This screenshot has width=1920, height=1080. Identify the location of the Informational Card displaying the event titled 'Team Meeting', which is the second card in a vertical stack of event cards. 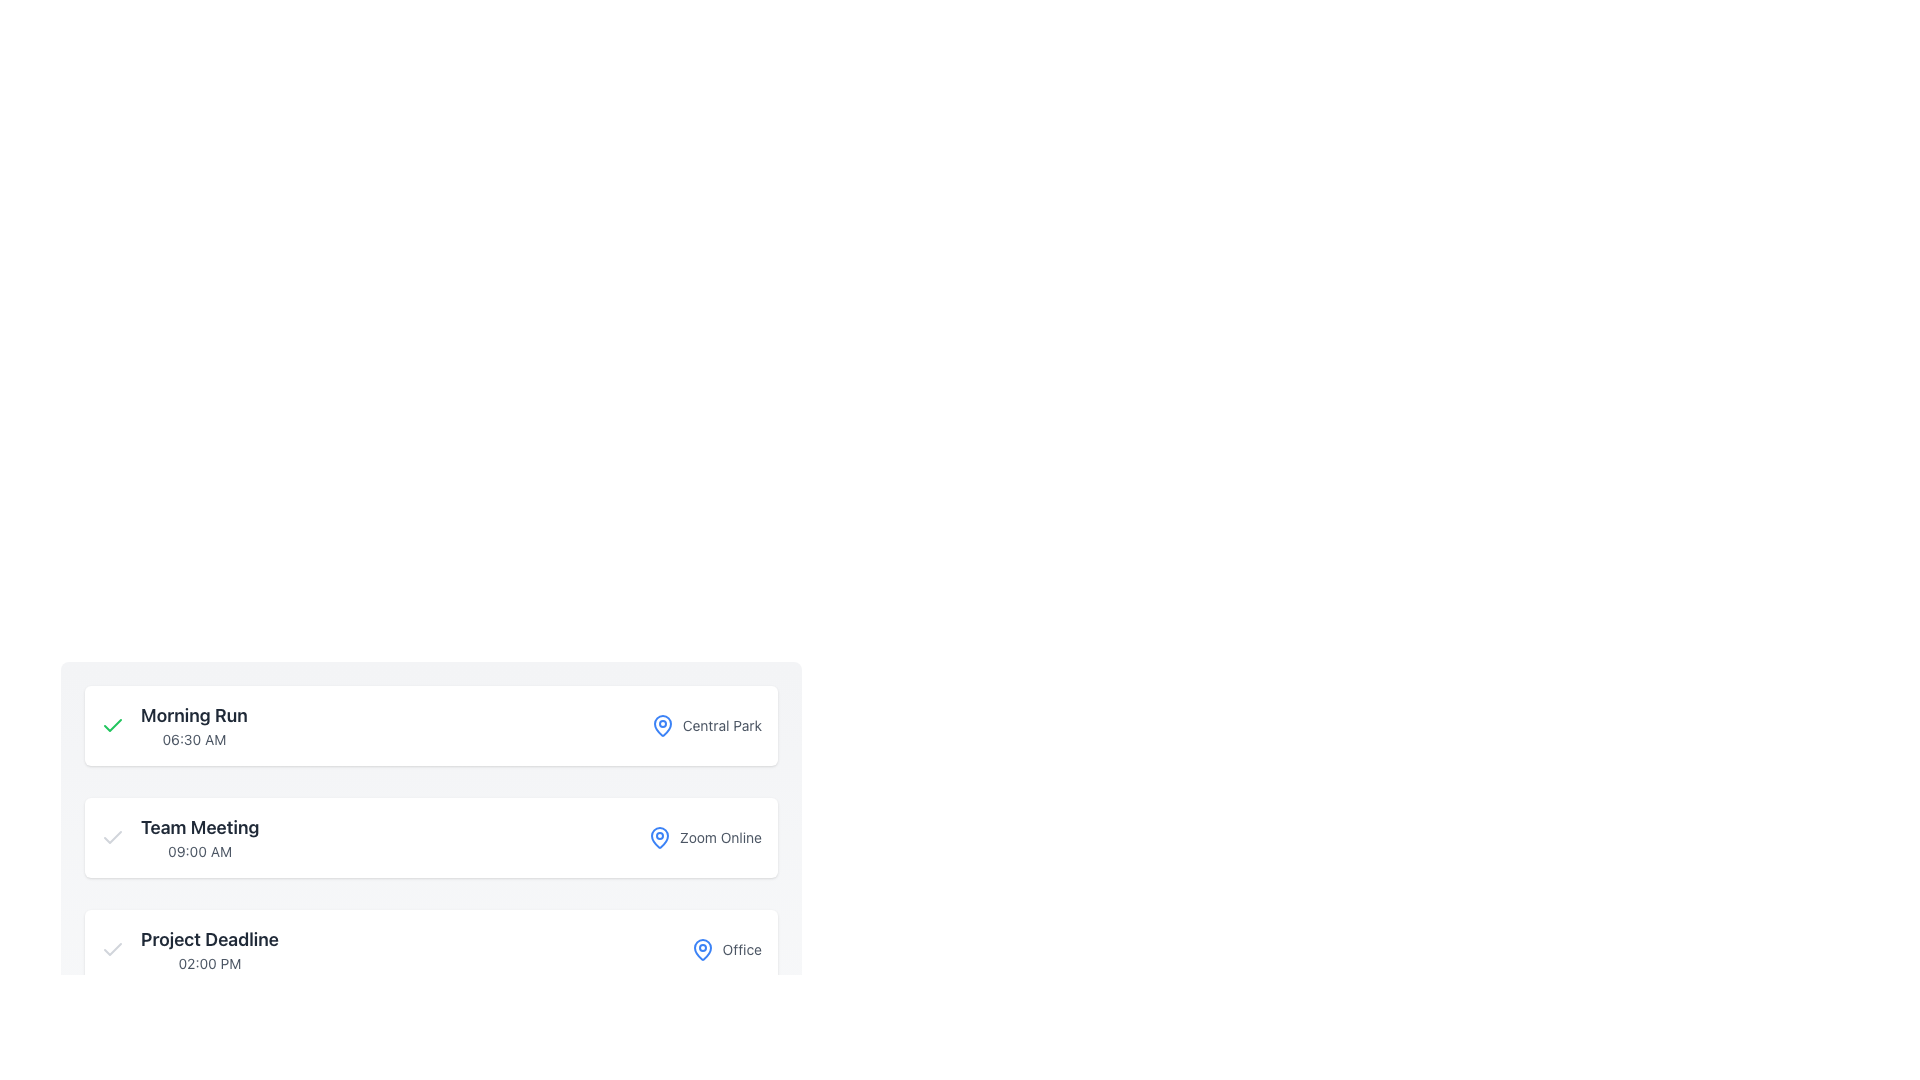
(430, 805).